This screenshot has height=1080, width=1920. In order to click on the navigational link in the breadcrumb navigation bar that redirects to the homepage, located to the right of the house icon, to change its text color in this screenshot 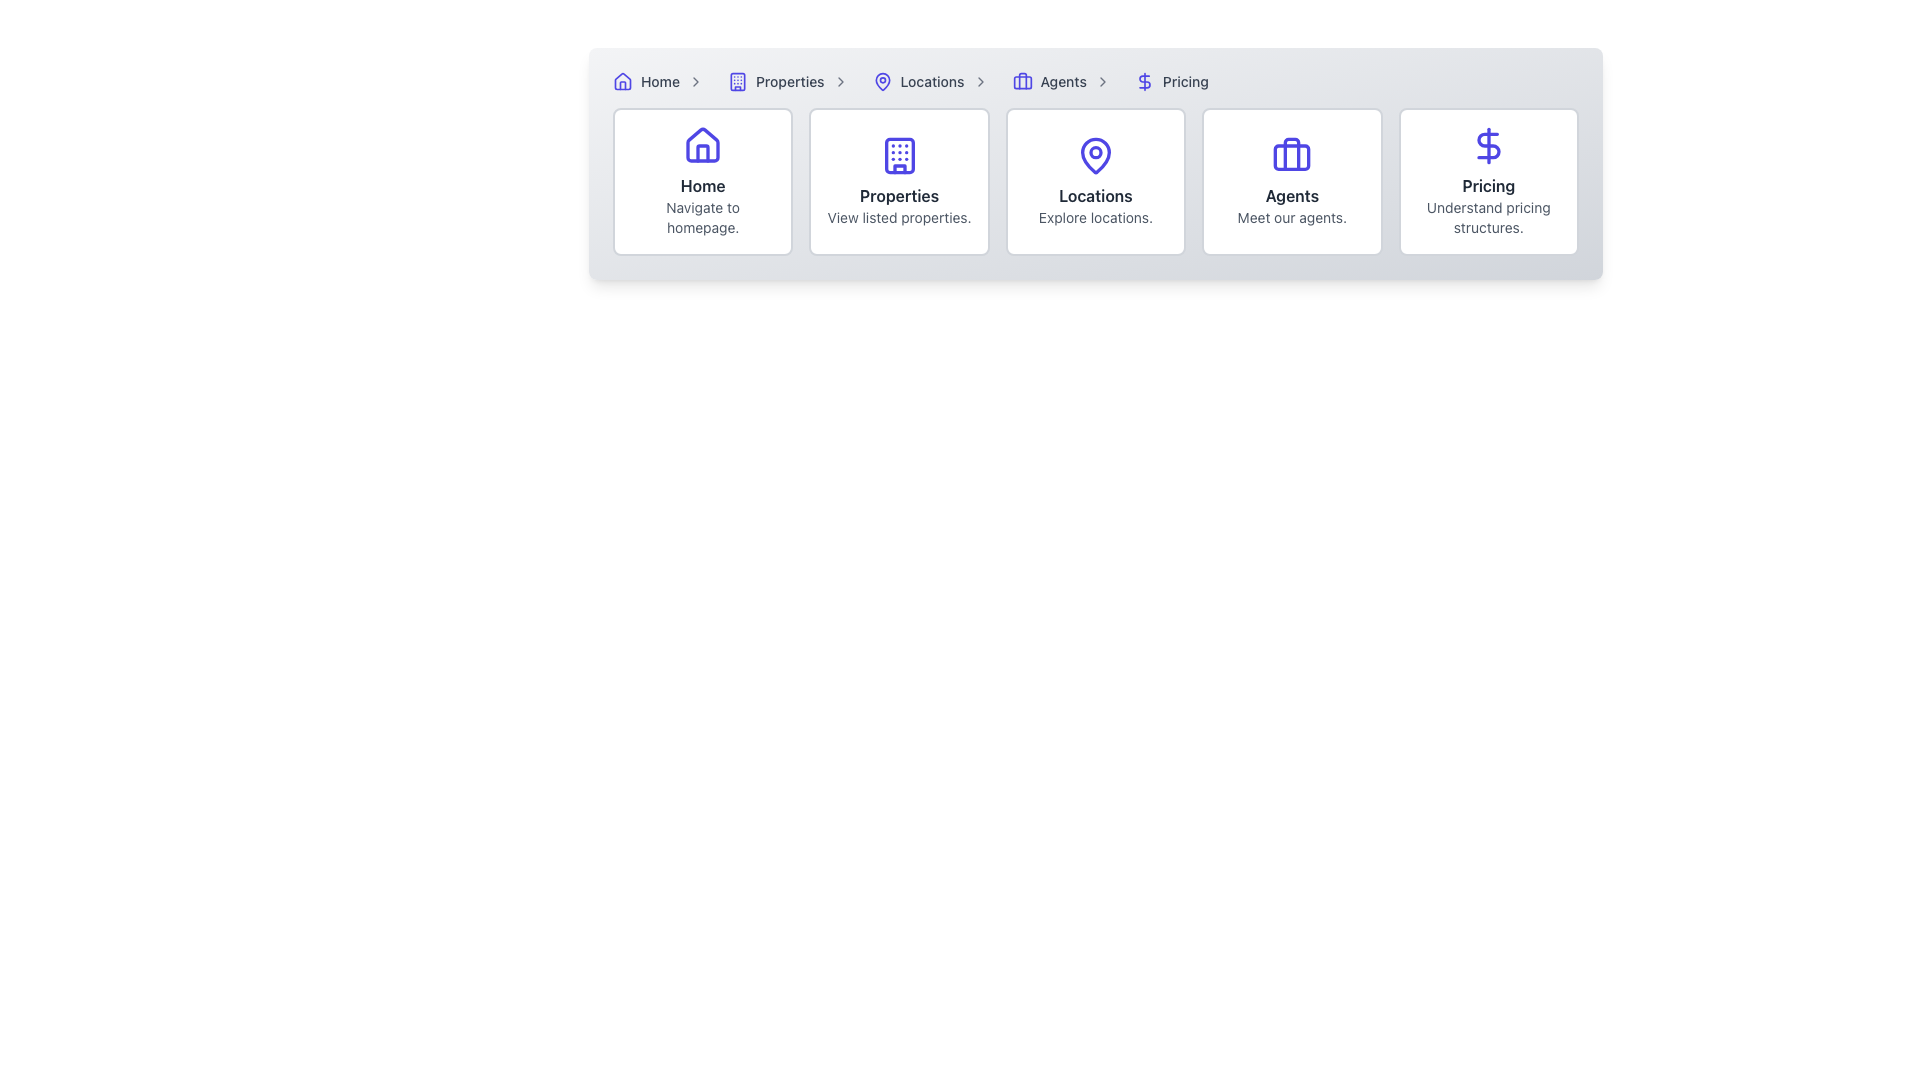, I will do `click(660, 80)`.